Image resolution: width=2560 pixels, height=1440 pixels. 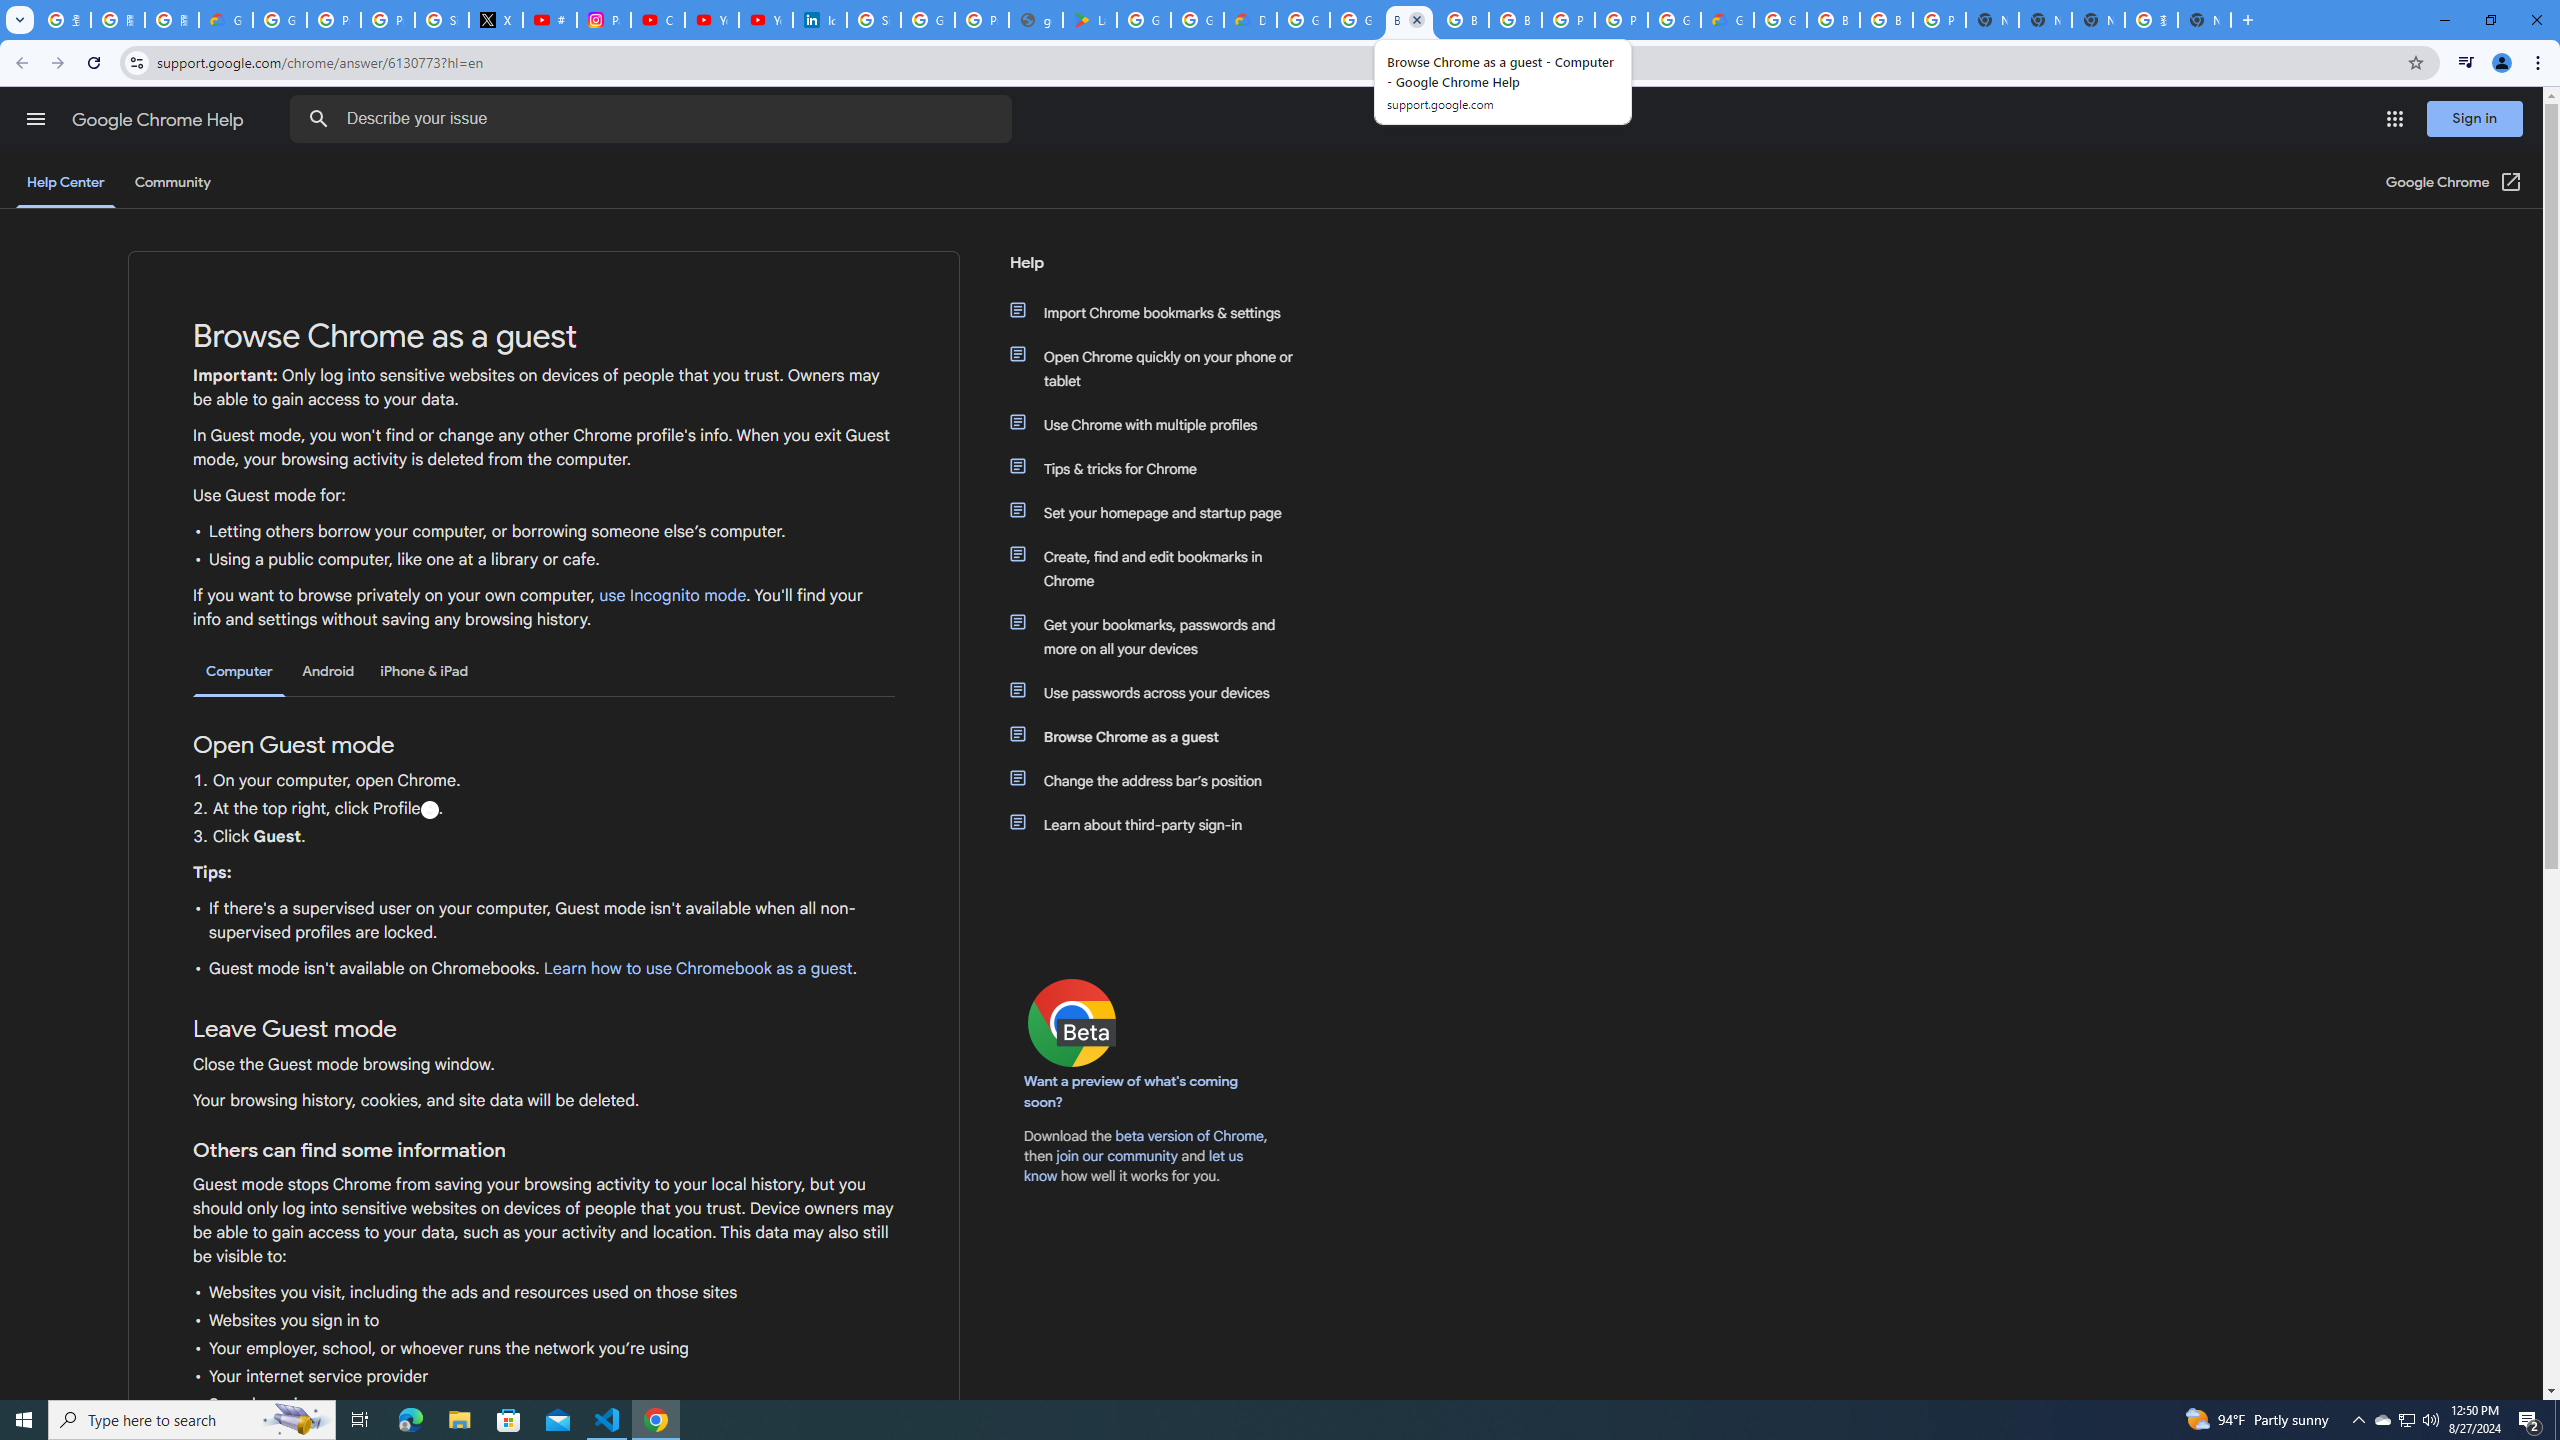 I want to click on 'New Tab', so click(x=2204, y=19).